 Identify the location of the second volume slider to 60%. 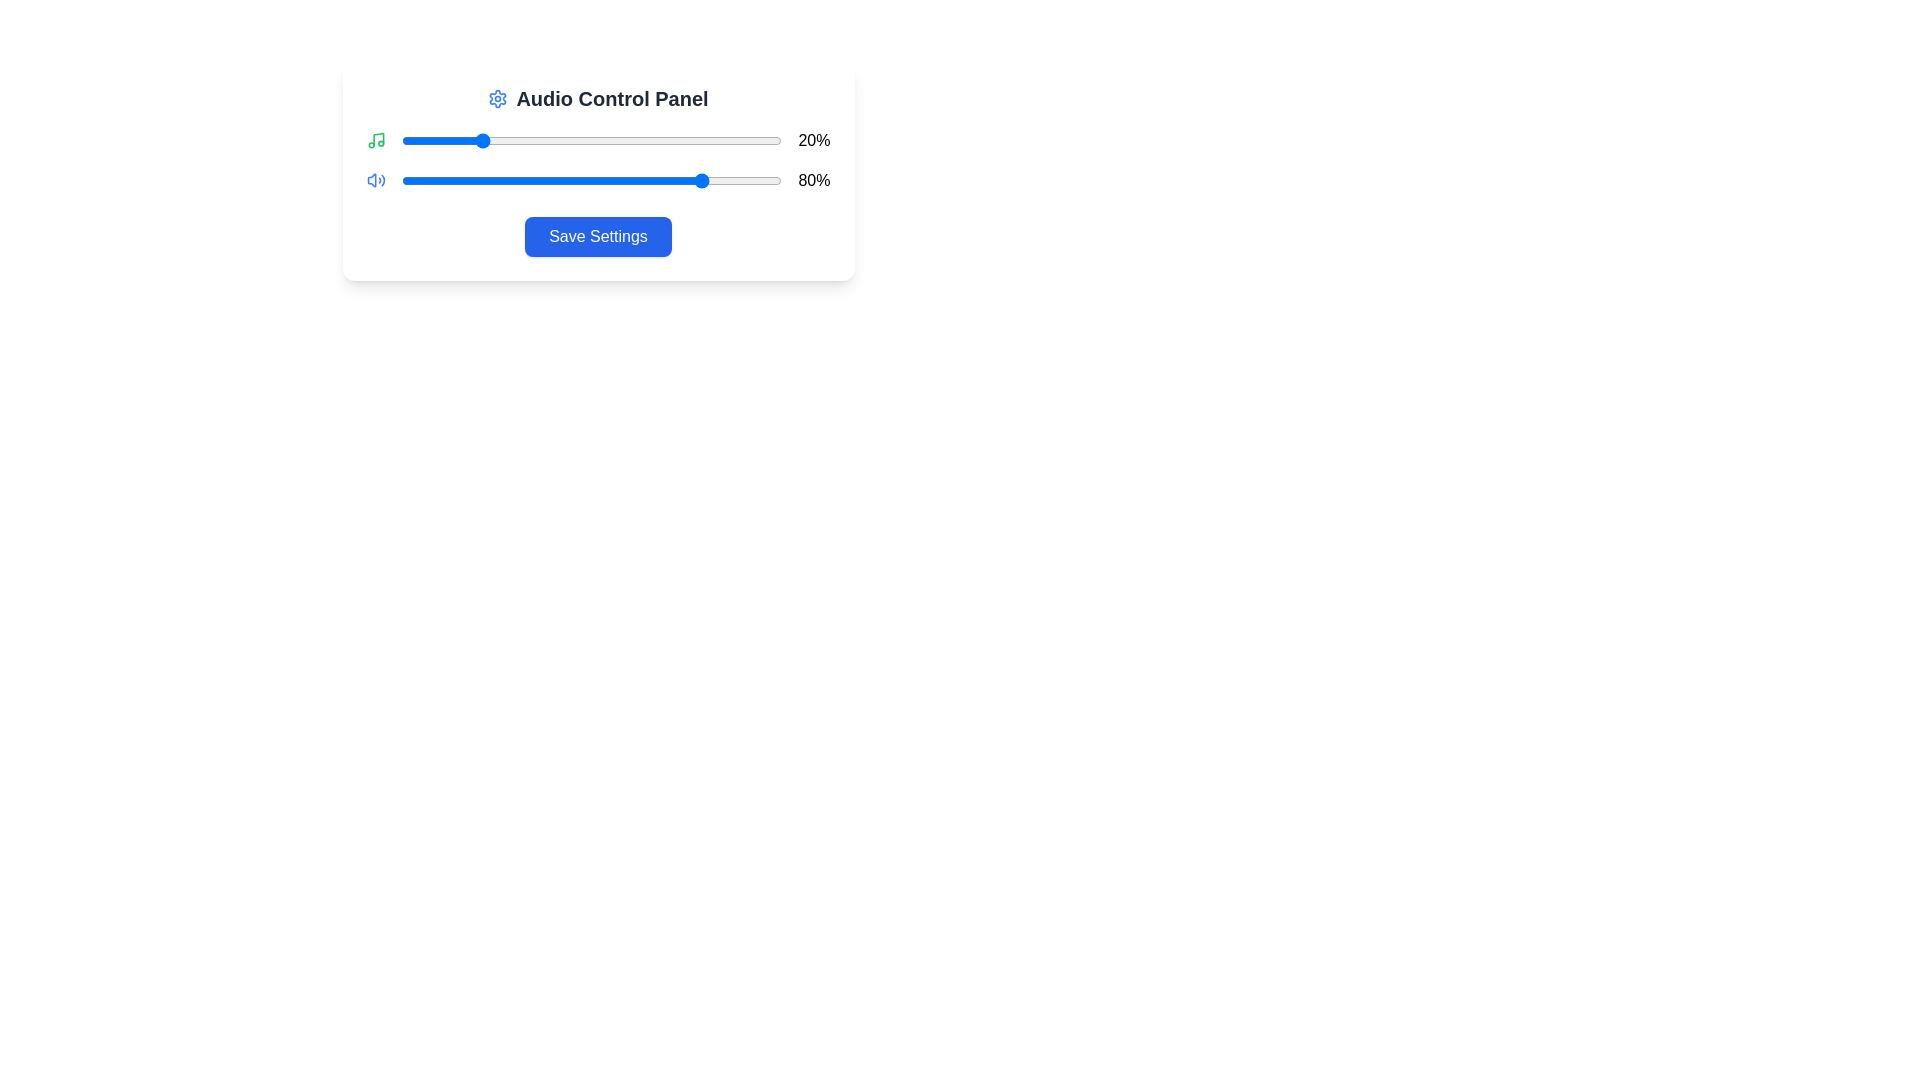
(629, 181).